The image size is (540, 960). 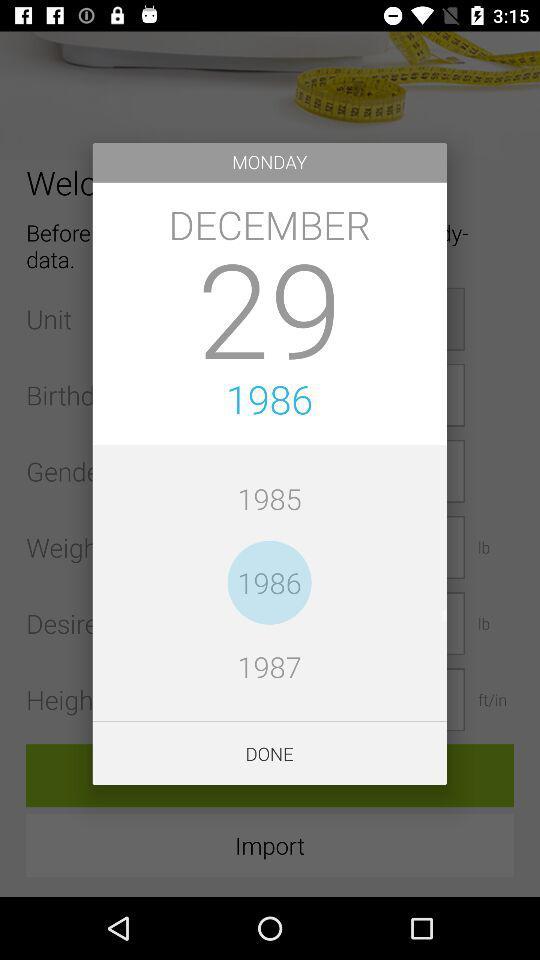 What do you see at coordinates (269, 752) in the screenshot?
I see `done` at bounding box center [269, 752].